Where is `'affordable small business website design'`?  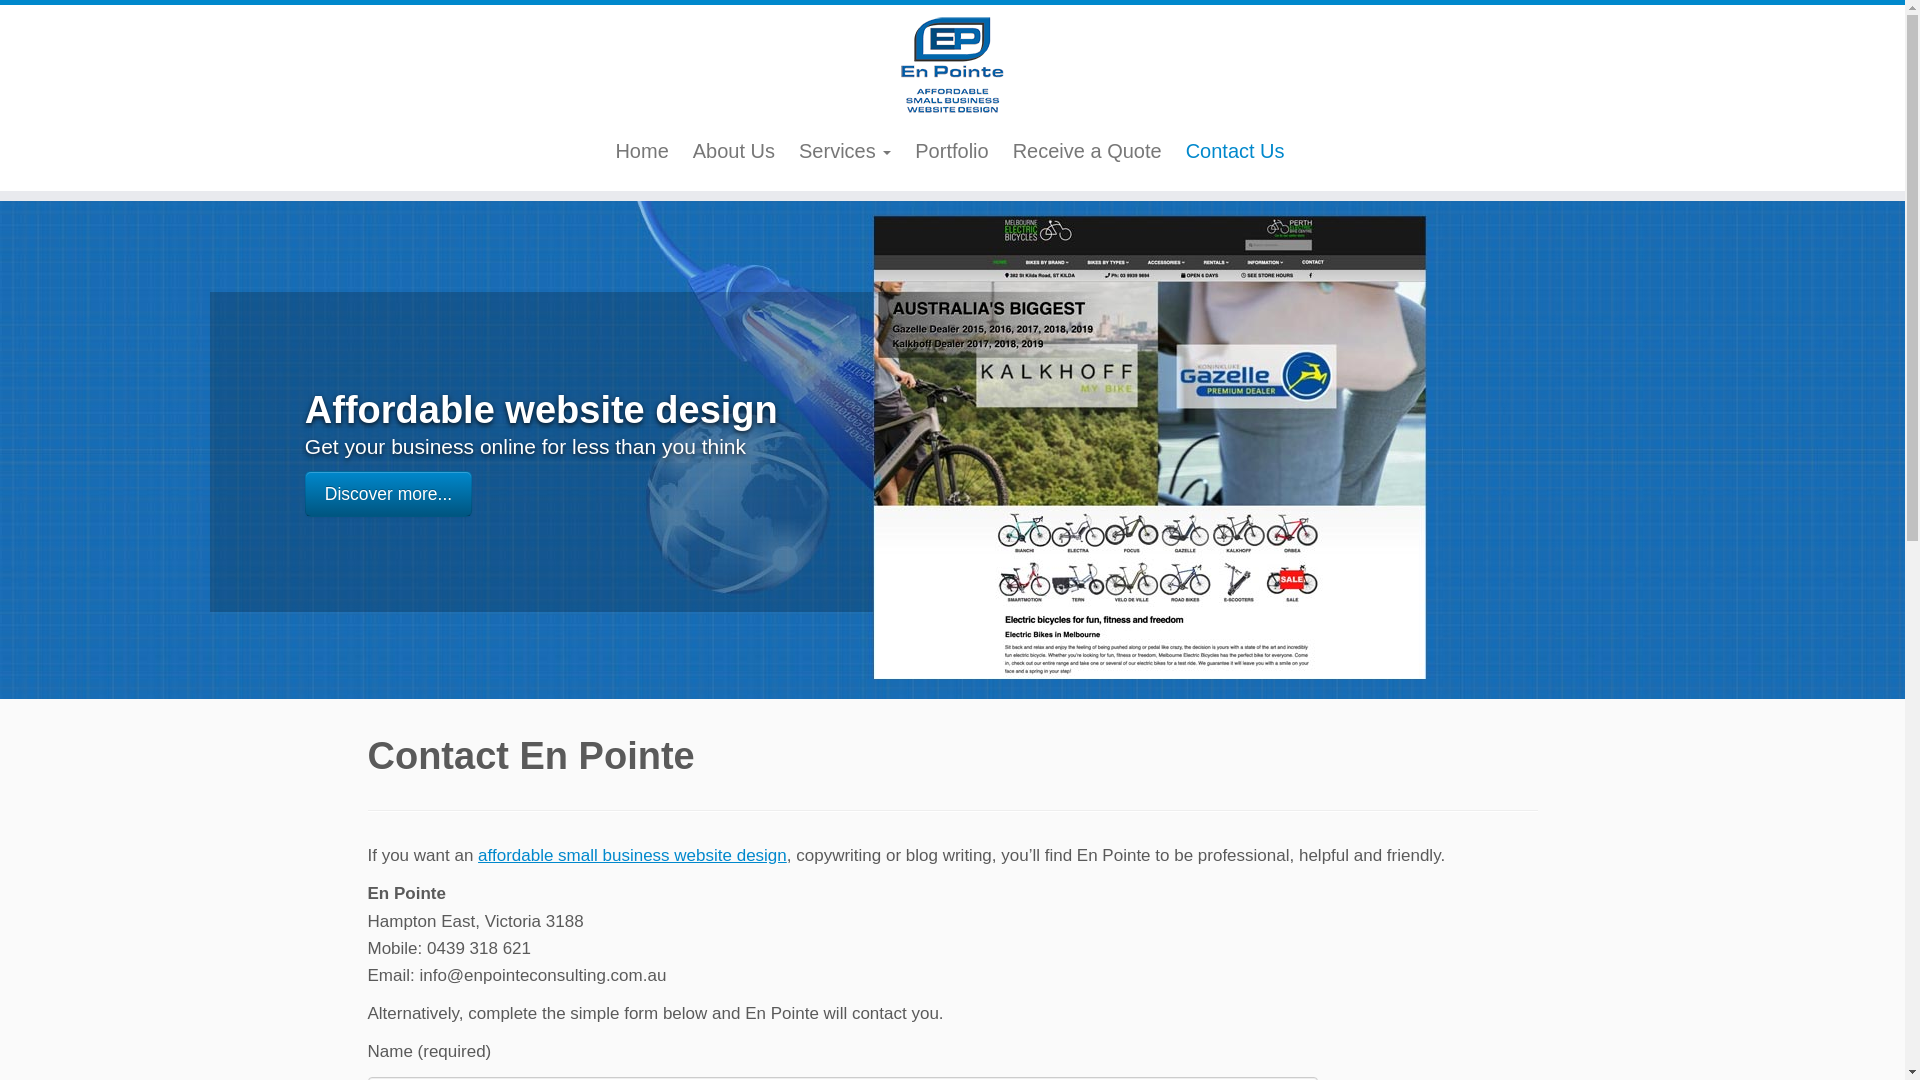 'affordable small business website design' is located at coordinates (631, 855).